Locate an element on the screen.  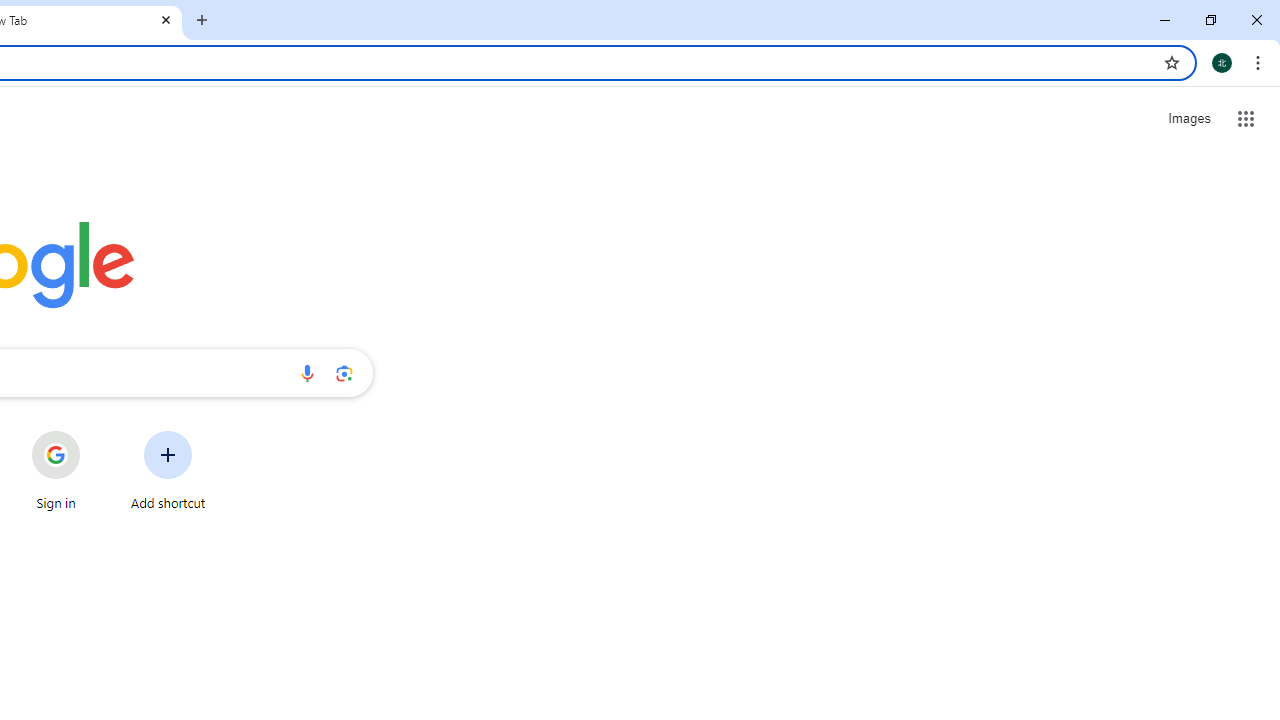
'Minimize' is located at coordinates (1165, 20).